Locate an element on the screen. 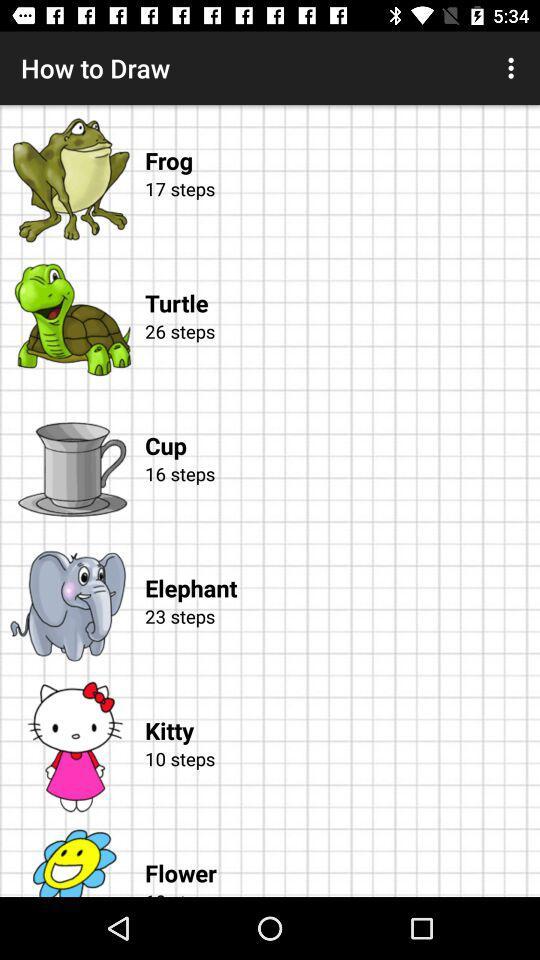  item below the 16 steps icon is located at coordinates (341, 568).